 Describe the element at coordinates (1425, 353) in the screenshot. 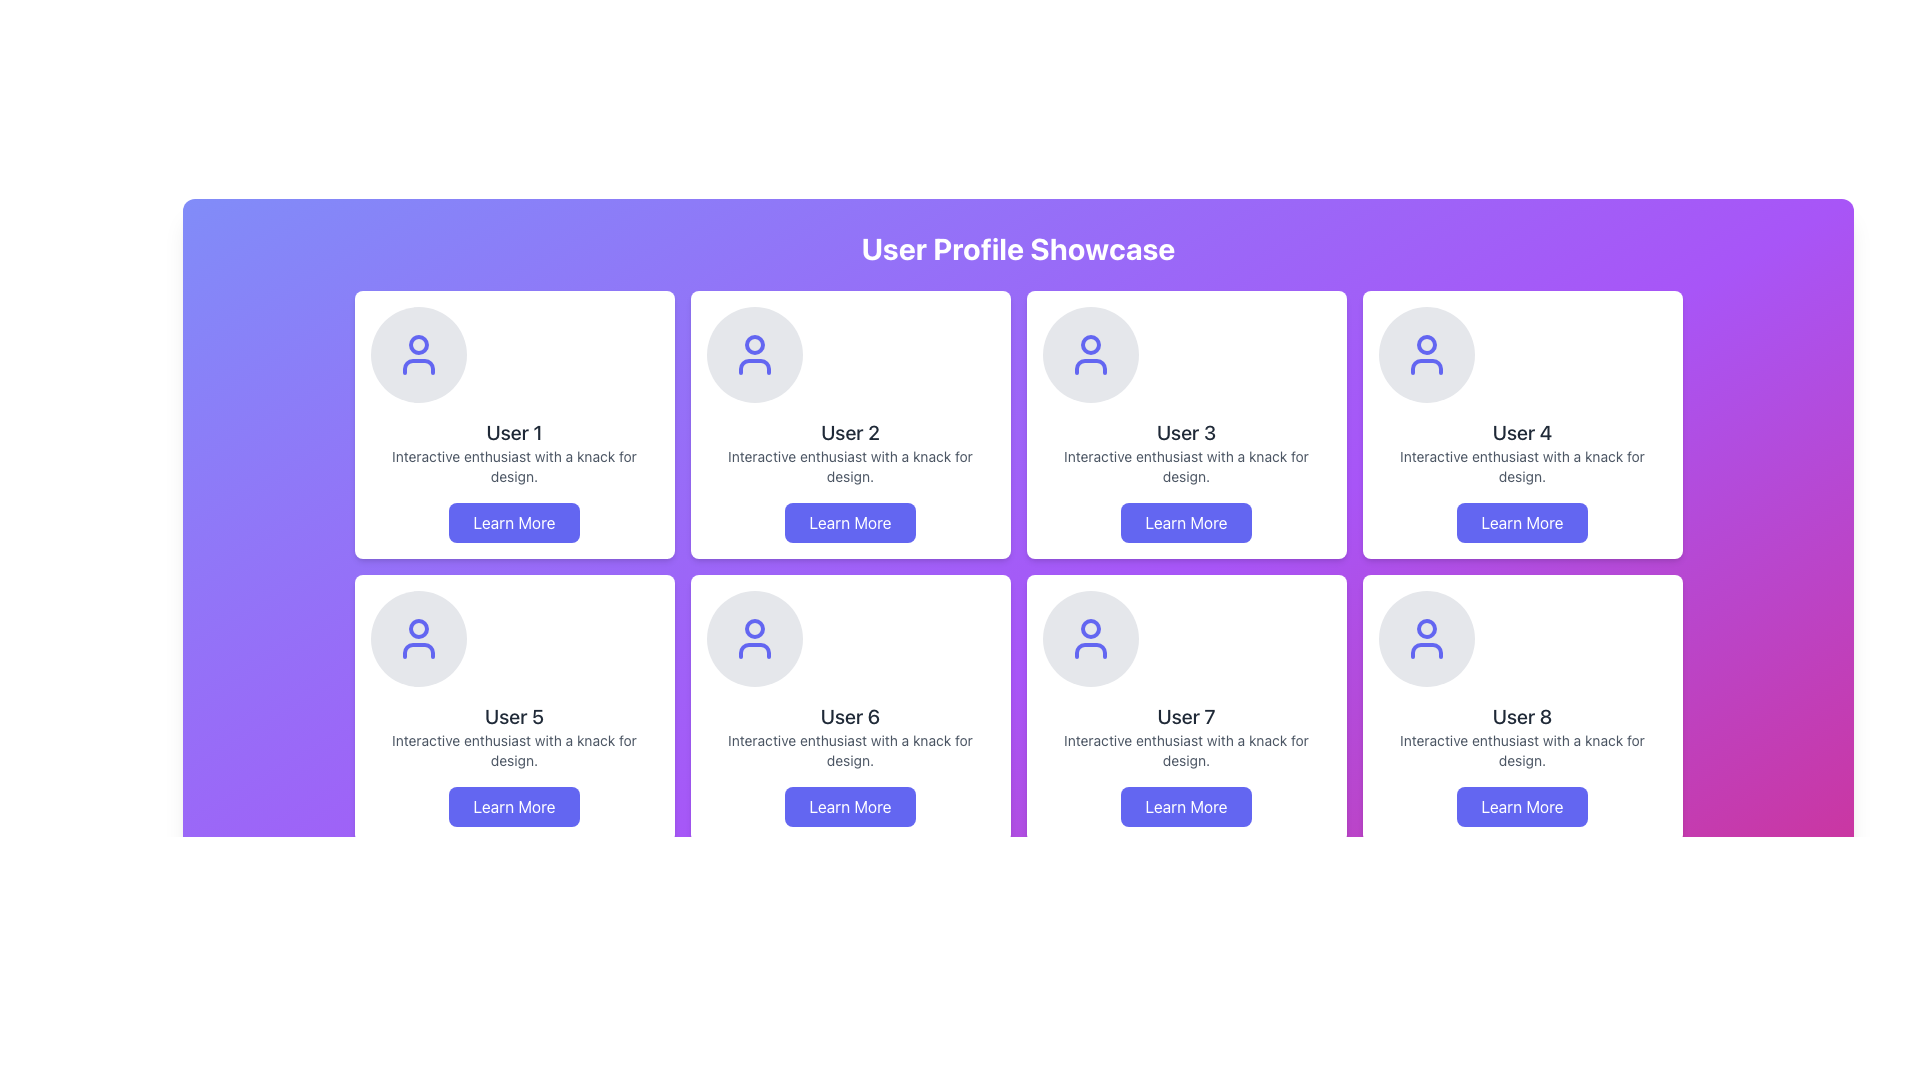

I see `the user profile icon located in the fourth card of the top row in the profile showcase grid, which is represented by a light gray circular background` at that location.